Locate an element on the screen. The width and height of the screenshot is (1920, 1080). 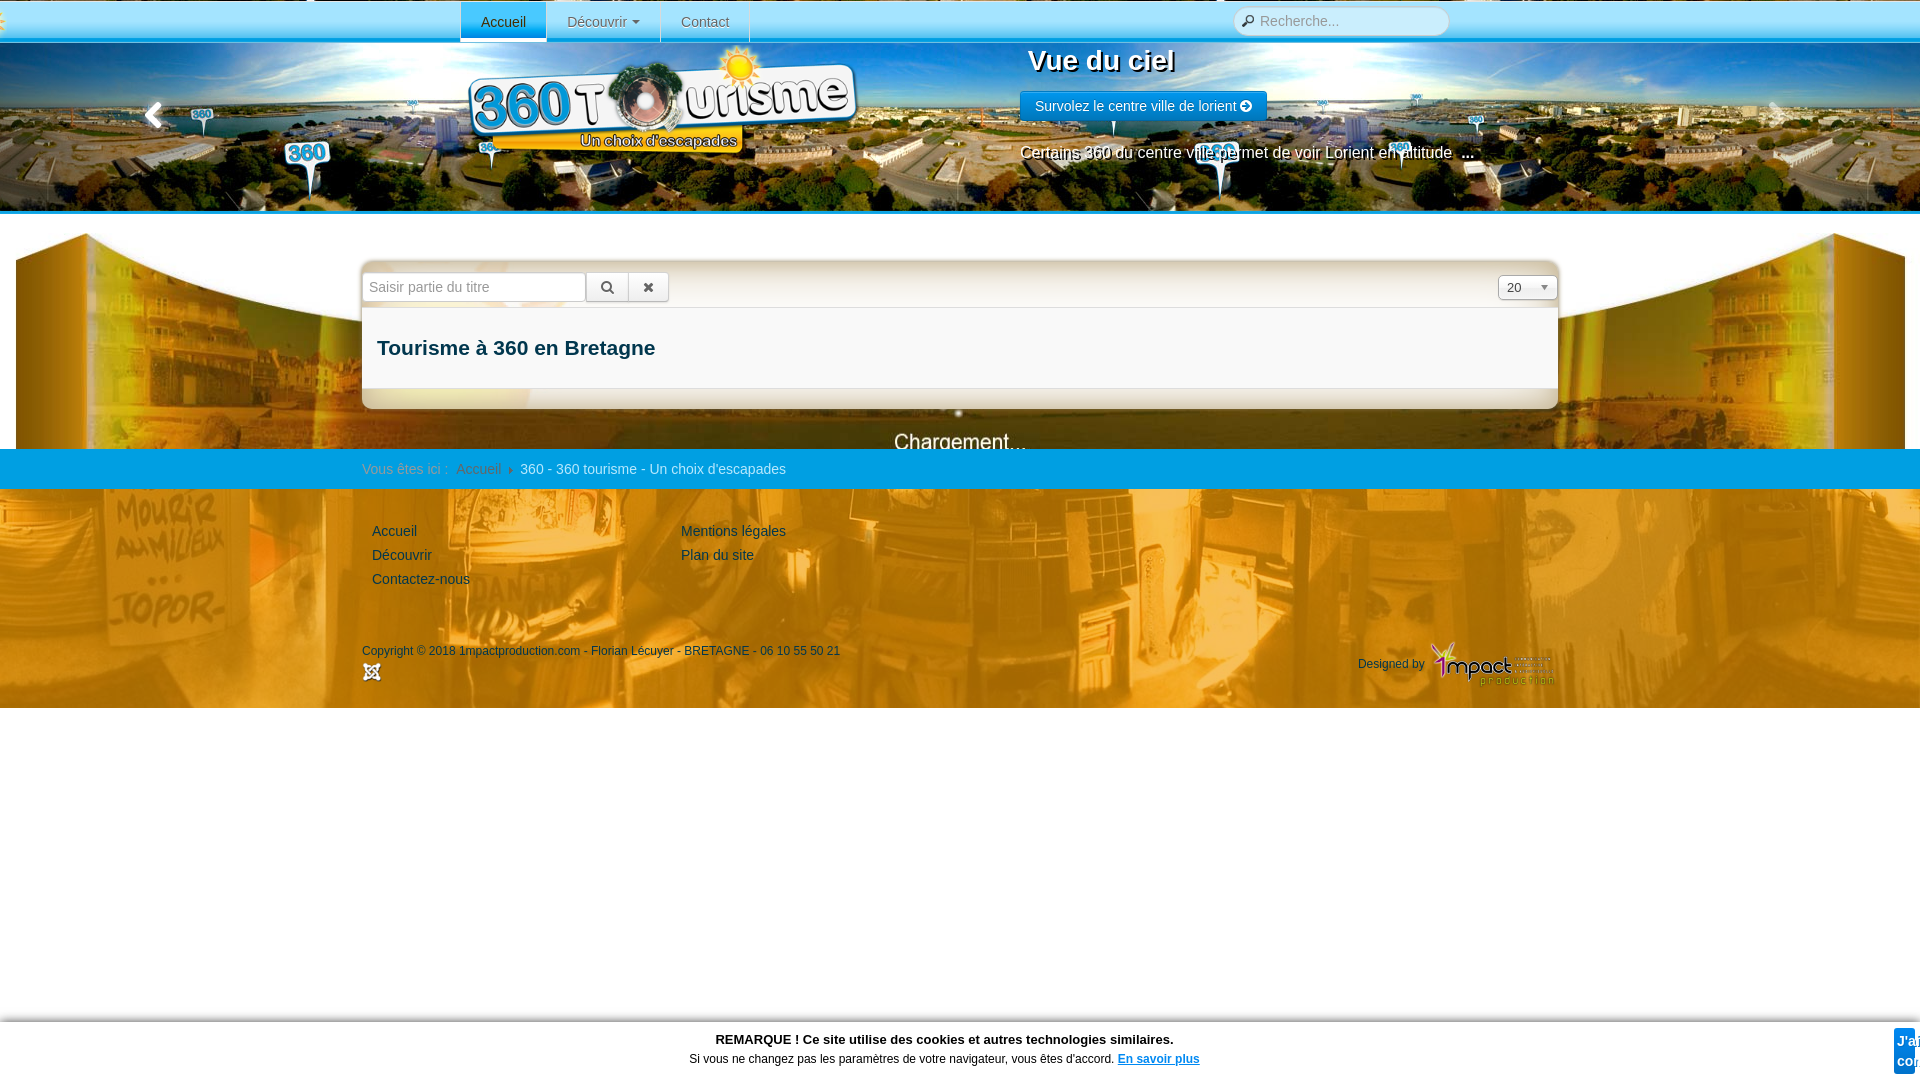
'Effacer' is located at coordinates (648, 286).